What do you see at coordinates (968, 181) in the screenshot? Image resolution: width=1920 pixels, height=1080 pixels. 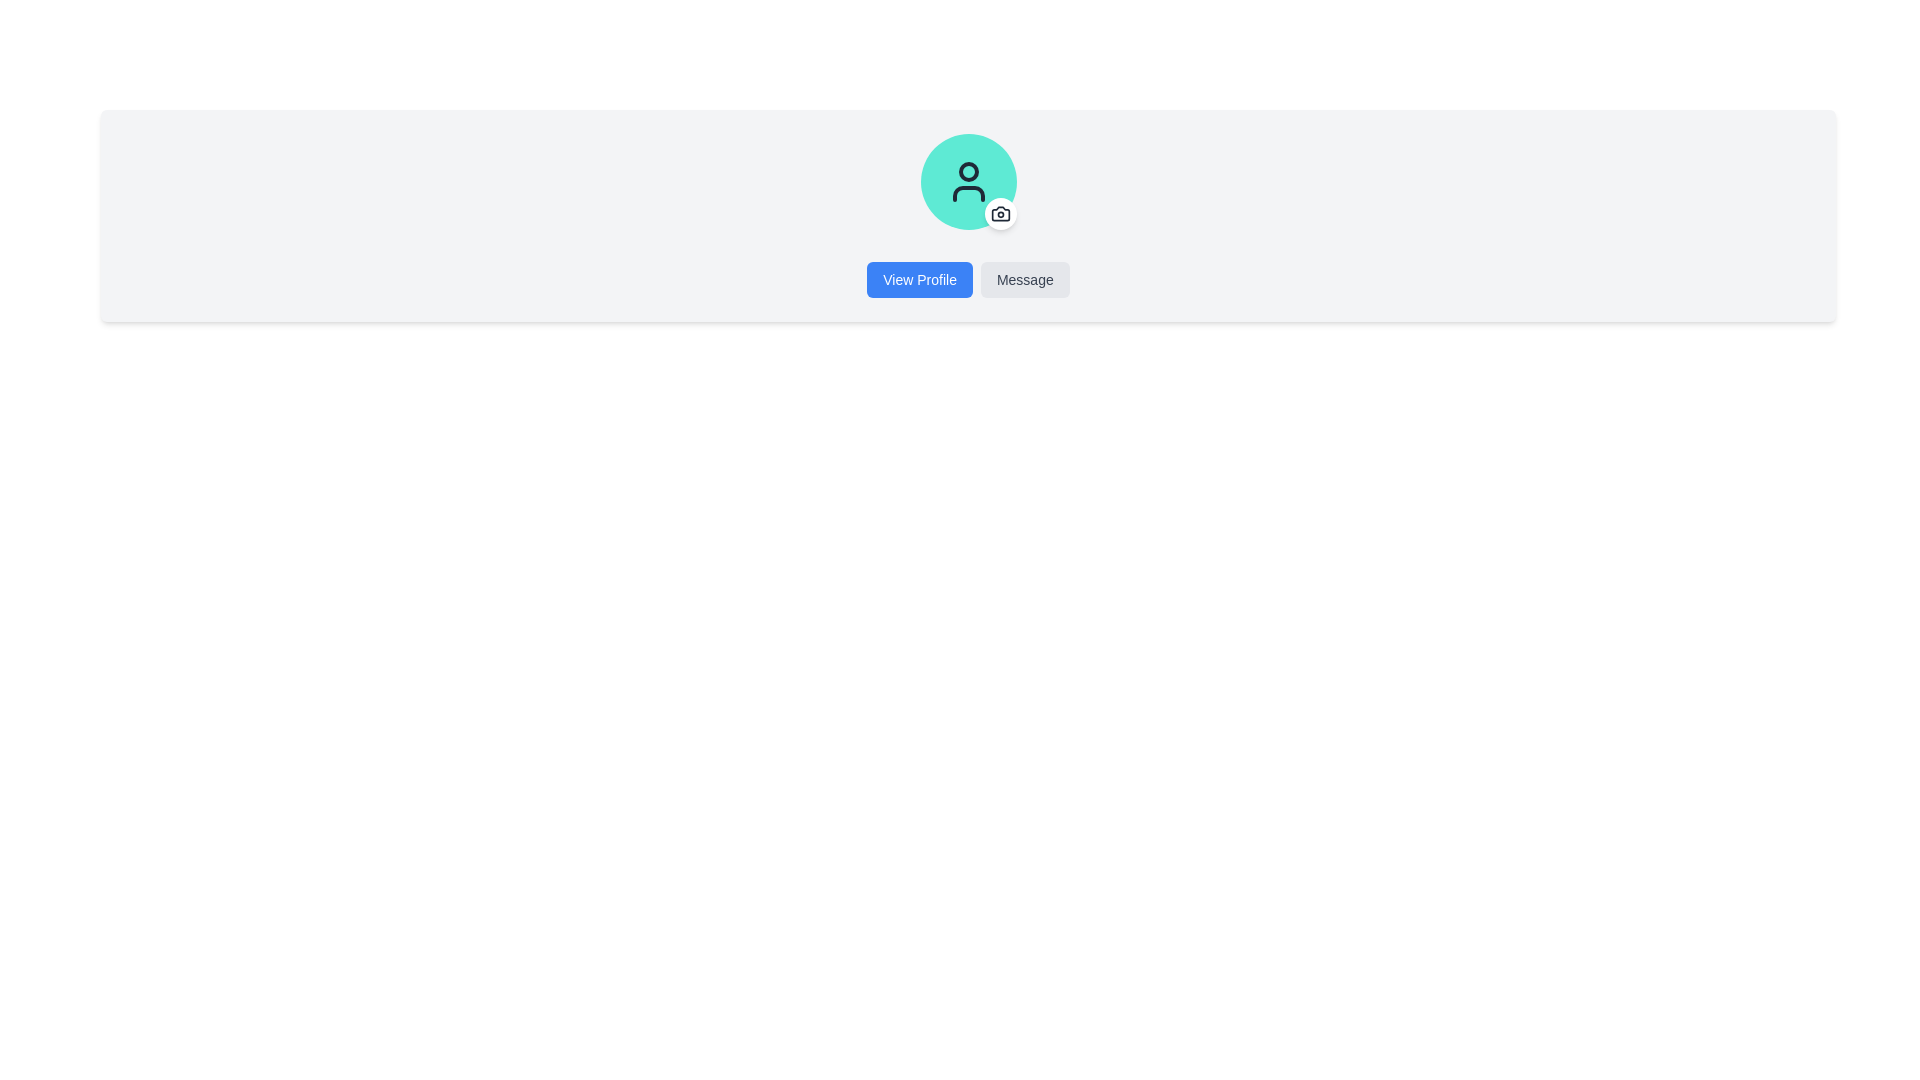 I see `the user icon resembling a simplified avatar silhouette, colored in a dark shade against a teal circular background` at bounding box center [968, 181].